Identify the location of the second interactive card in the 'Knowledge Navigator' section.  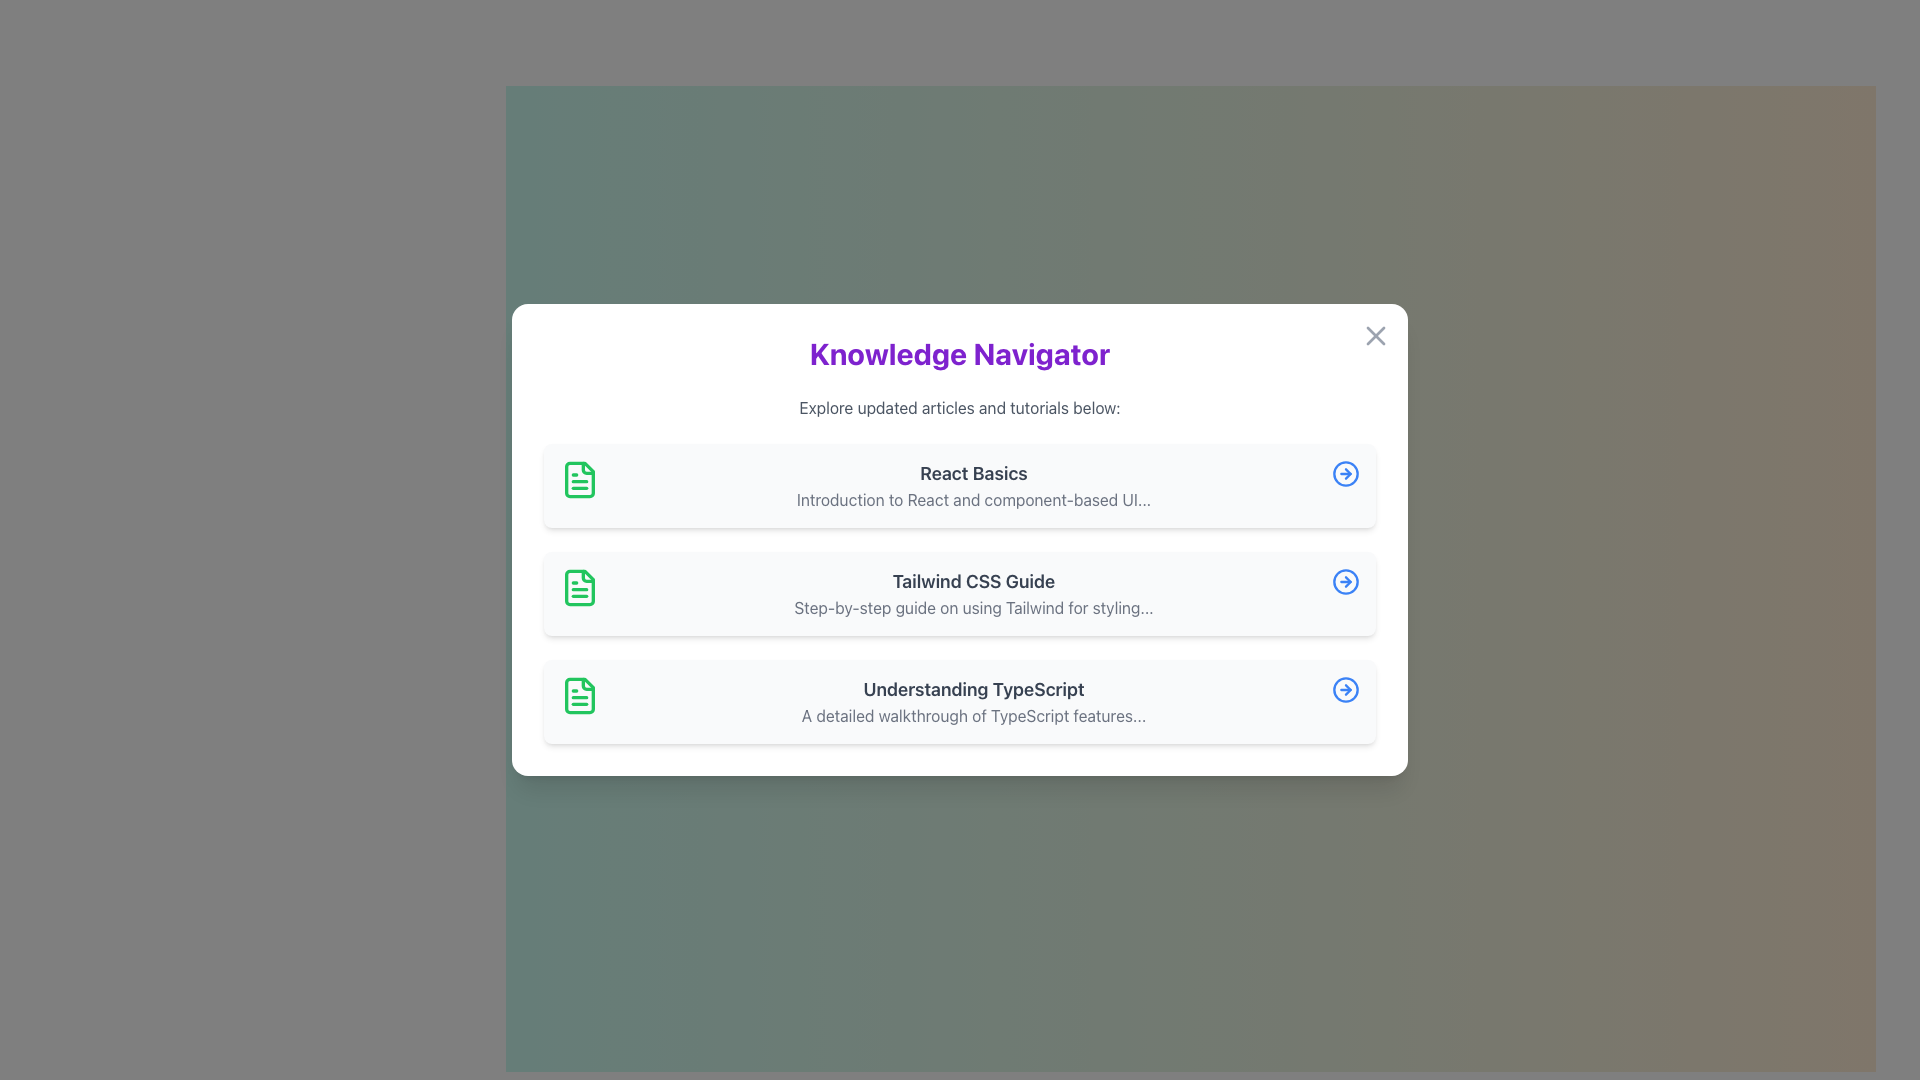
(960, 593).